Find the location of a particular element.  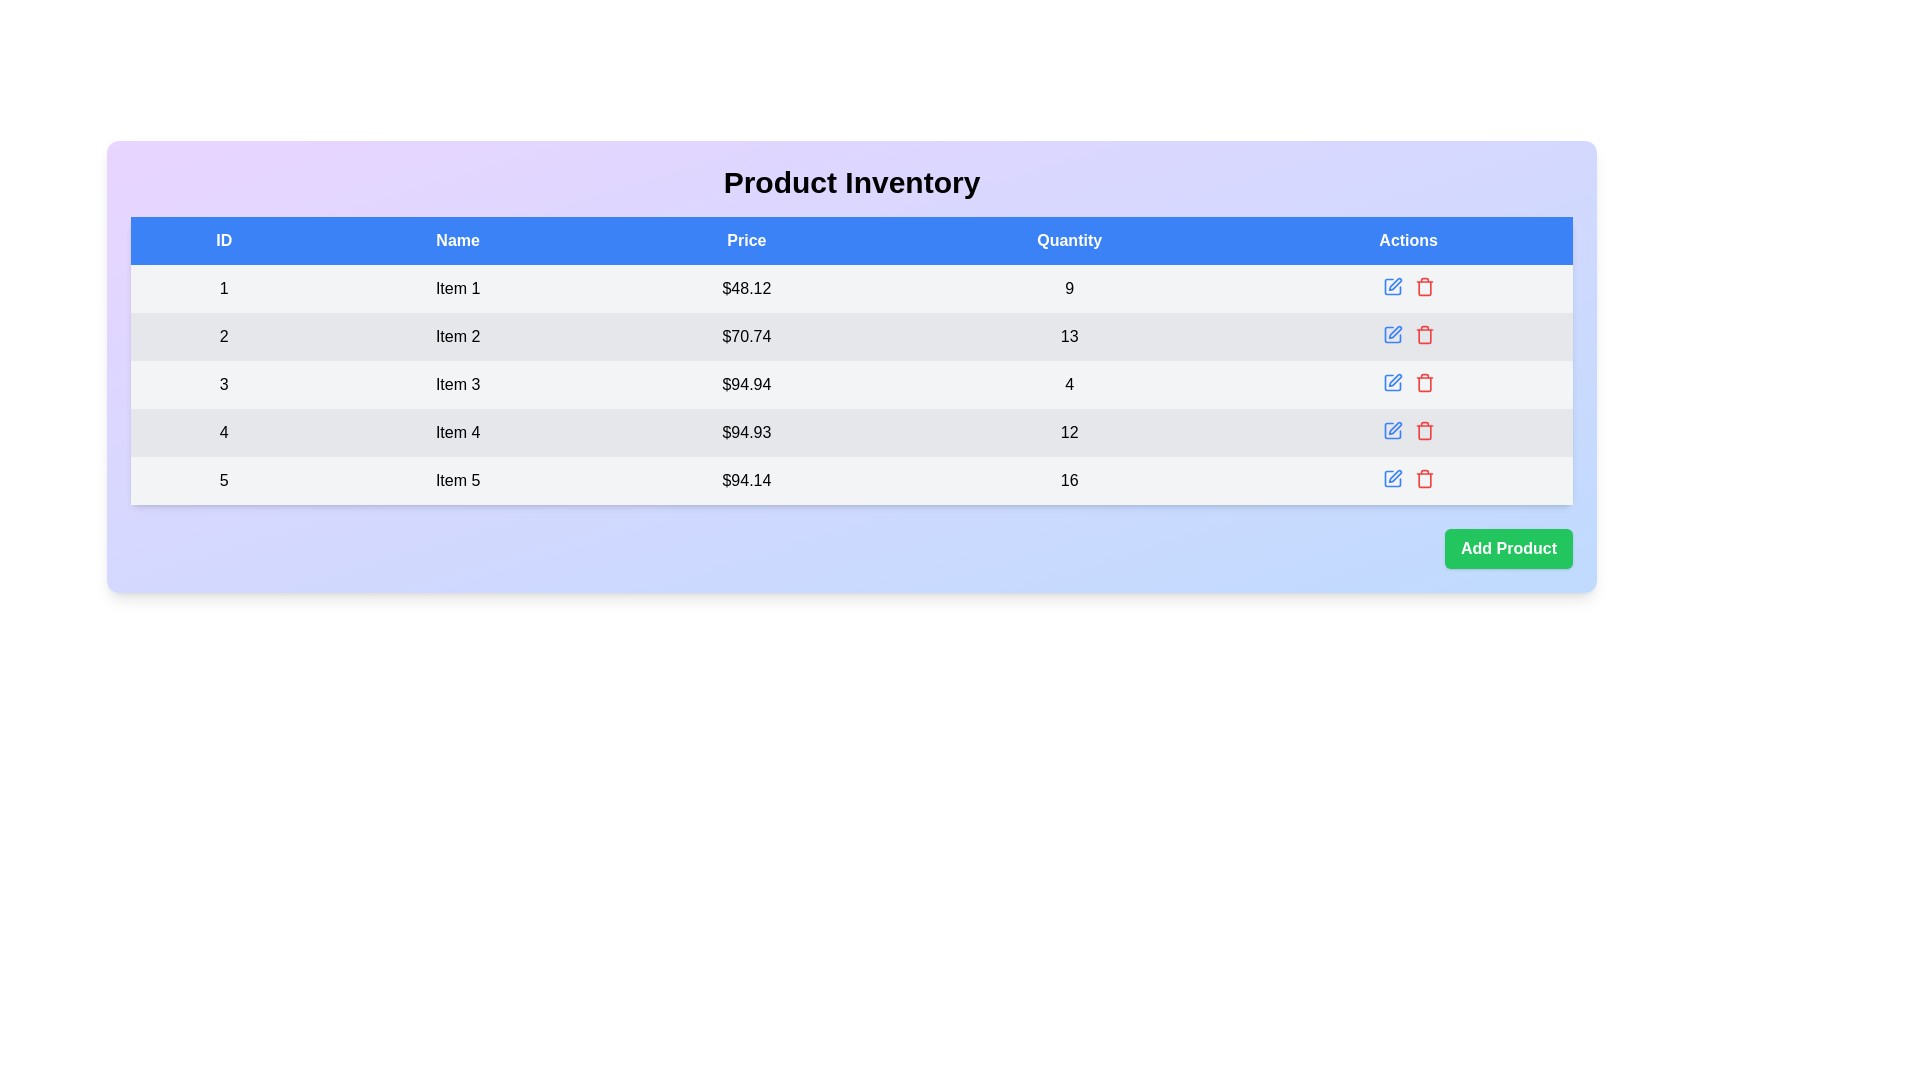

the static text element representing the ID number for 'Item 5' in the last row of the table is located at coordinates (224, 481).